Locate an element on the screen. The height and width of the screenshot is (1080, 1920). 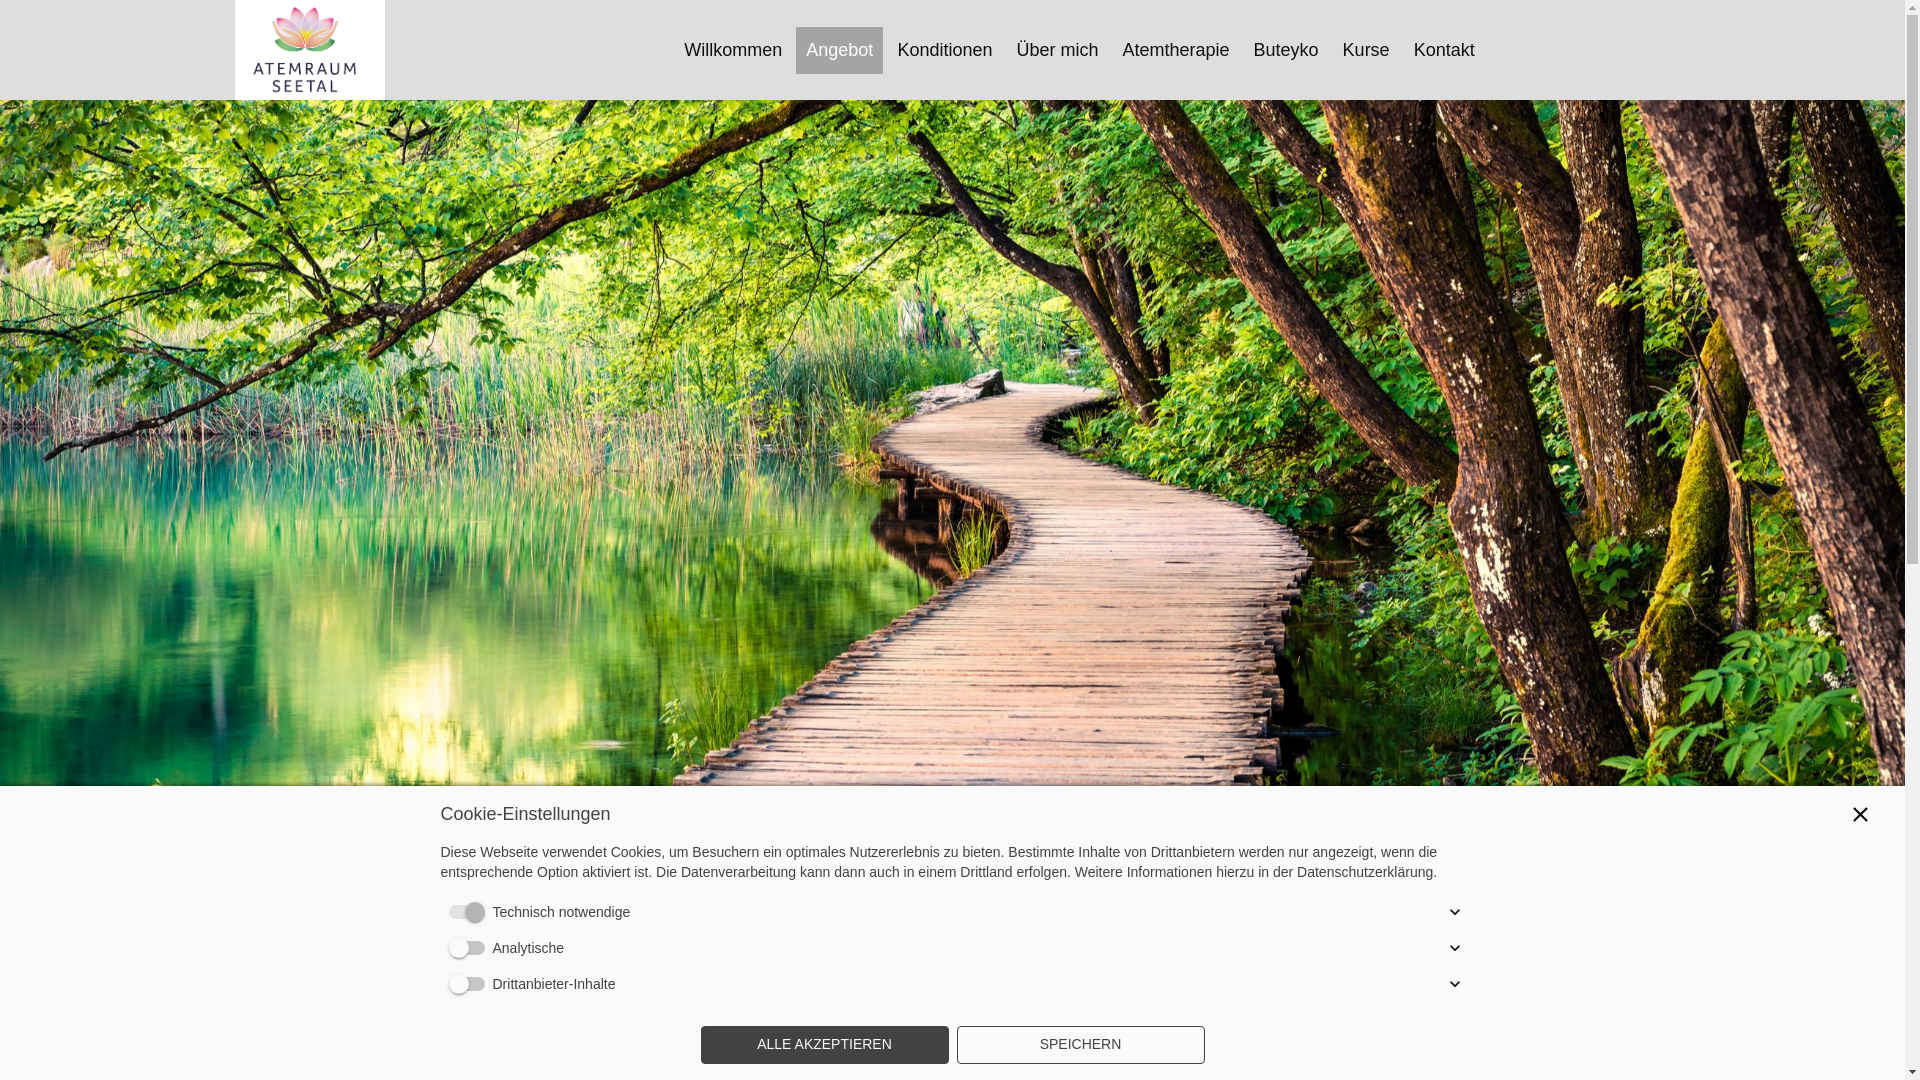
'Buteyko' is located at coordinates (1286, 49).